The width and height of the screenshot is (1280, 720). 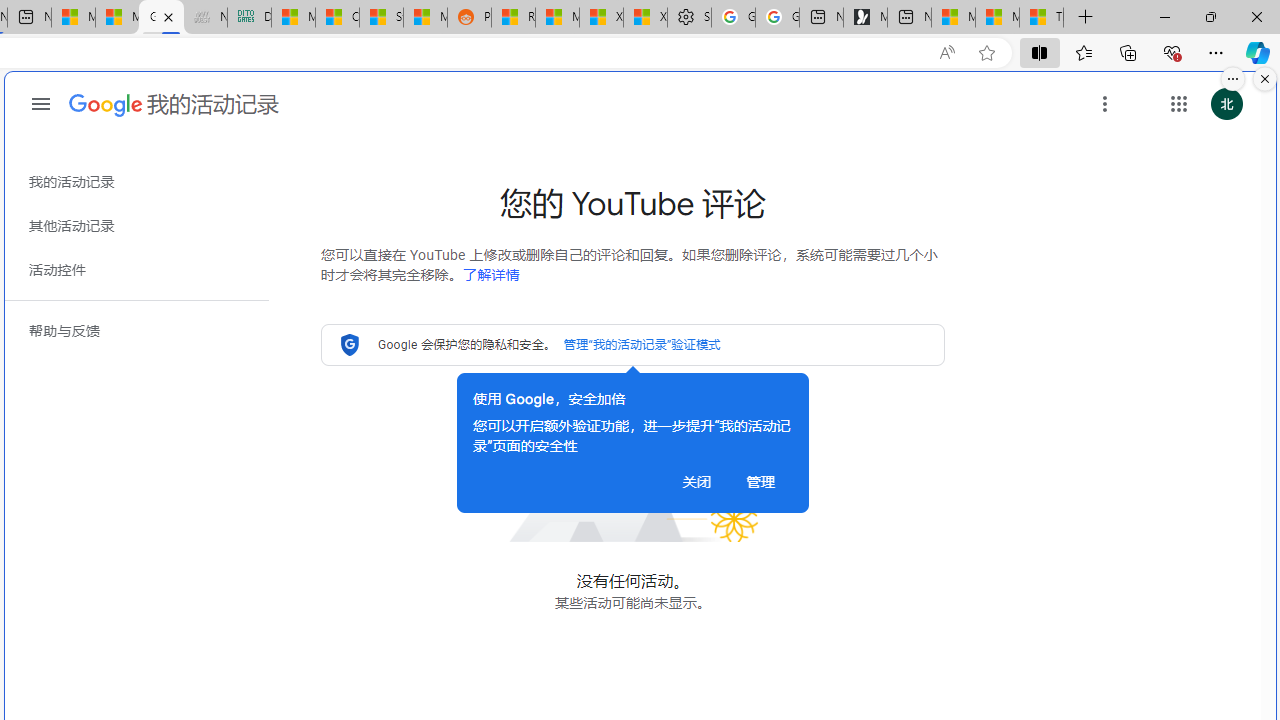 What do you see at coordinates (168, 17) in the screenshot?
I see `'Close tab'` at bounding box center [168, 17].